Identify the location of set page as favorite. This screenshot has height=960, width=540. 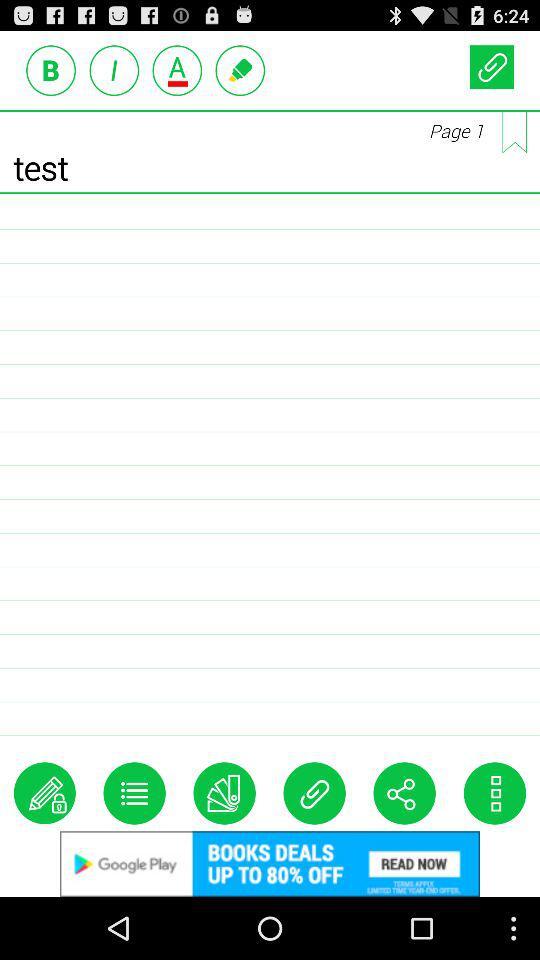
(514, 131).